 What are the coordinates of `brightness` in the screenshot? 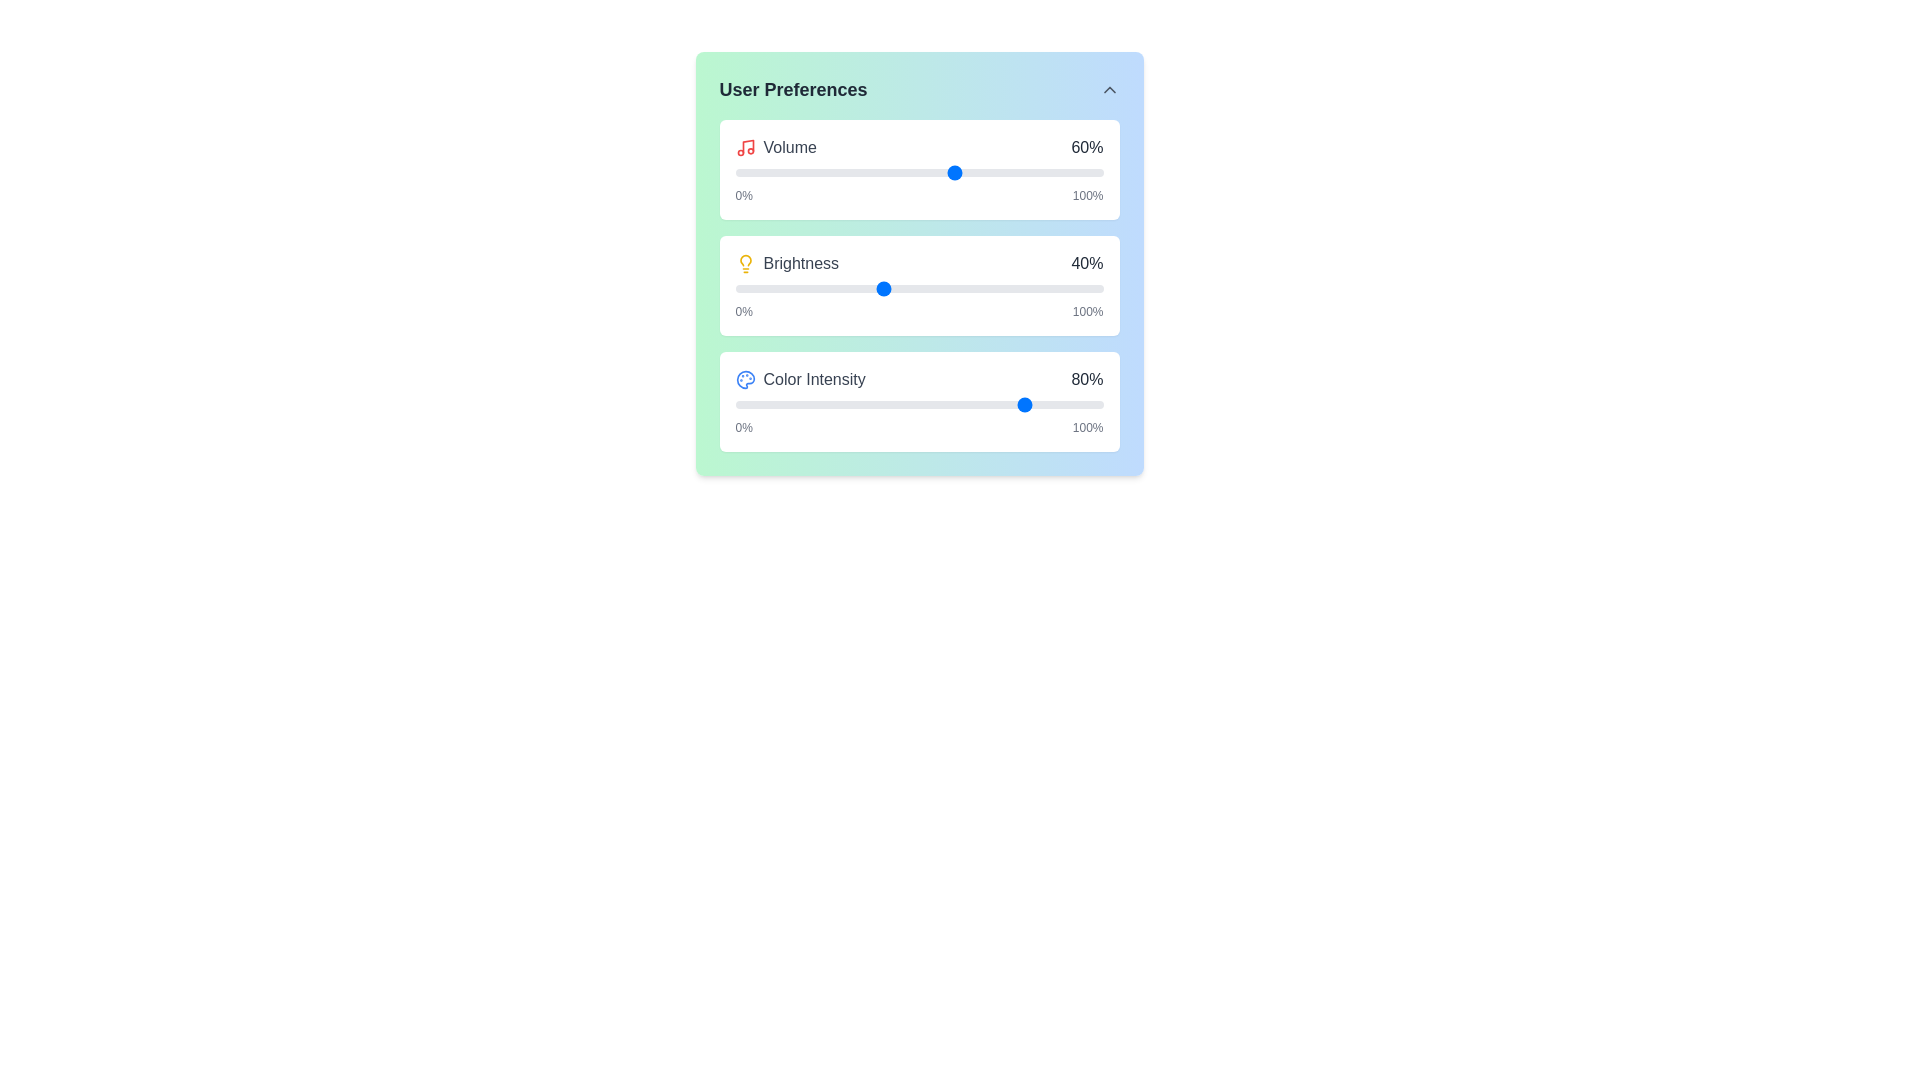 It's located at (823, 289).